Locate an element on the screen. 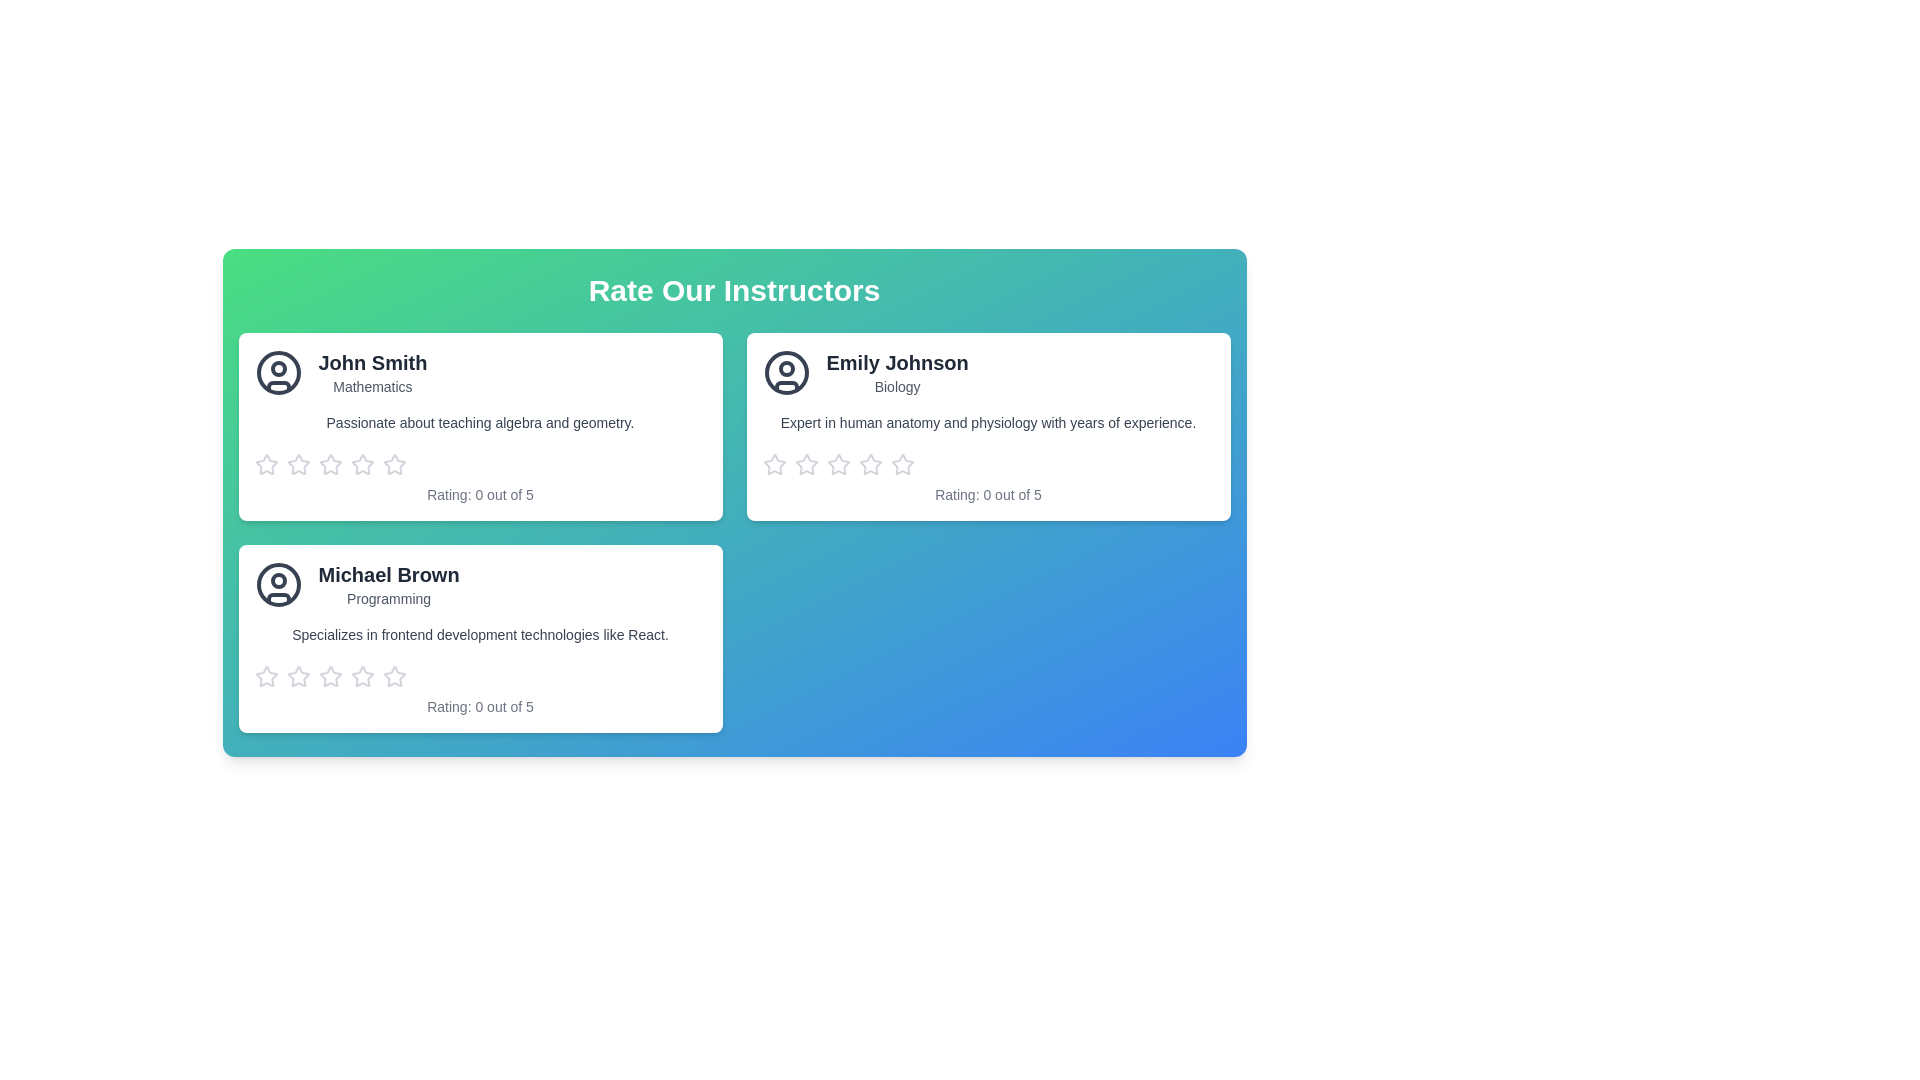 This screenshot has width=1920, height=1080. the third star icon in the horizontal row of five stars is located at coordinates (362, 464).